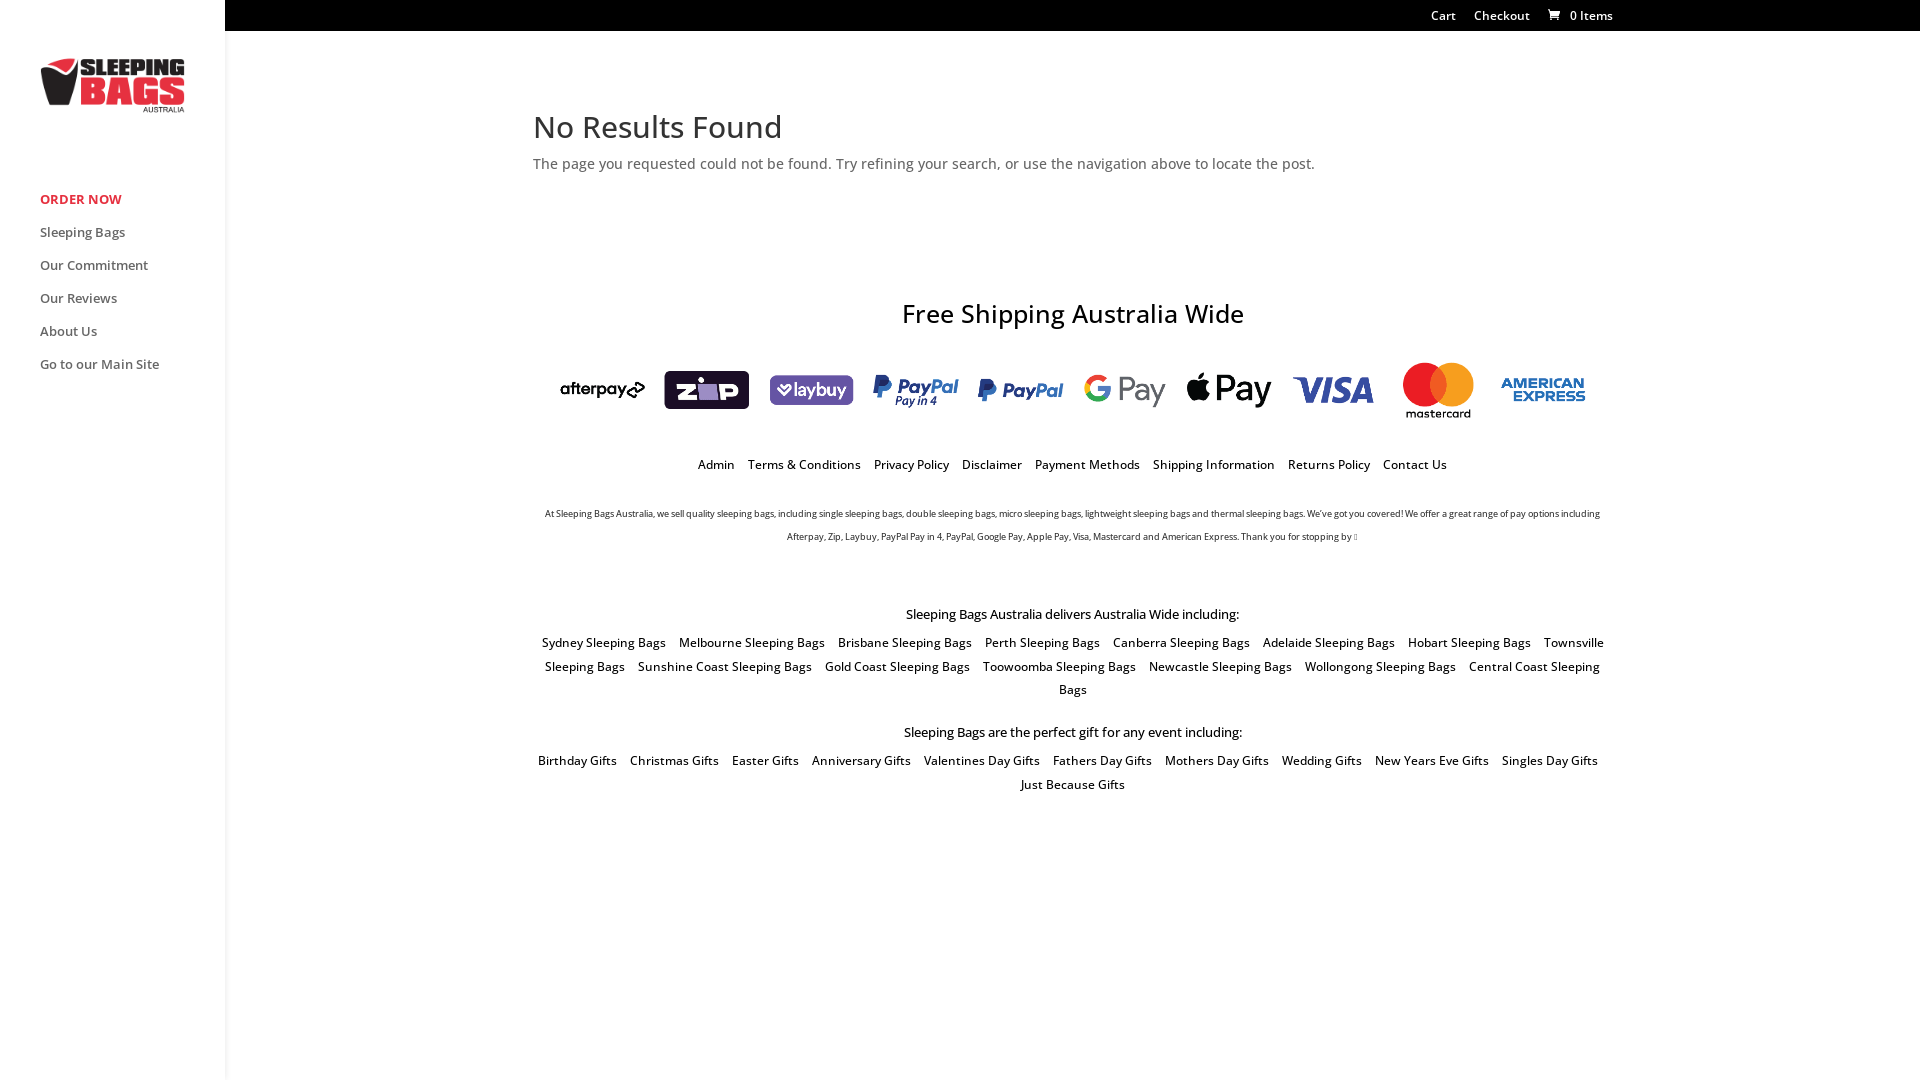  I want to click on 'Valentines Day Gifts', so click(982, 760).